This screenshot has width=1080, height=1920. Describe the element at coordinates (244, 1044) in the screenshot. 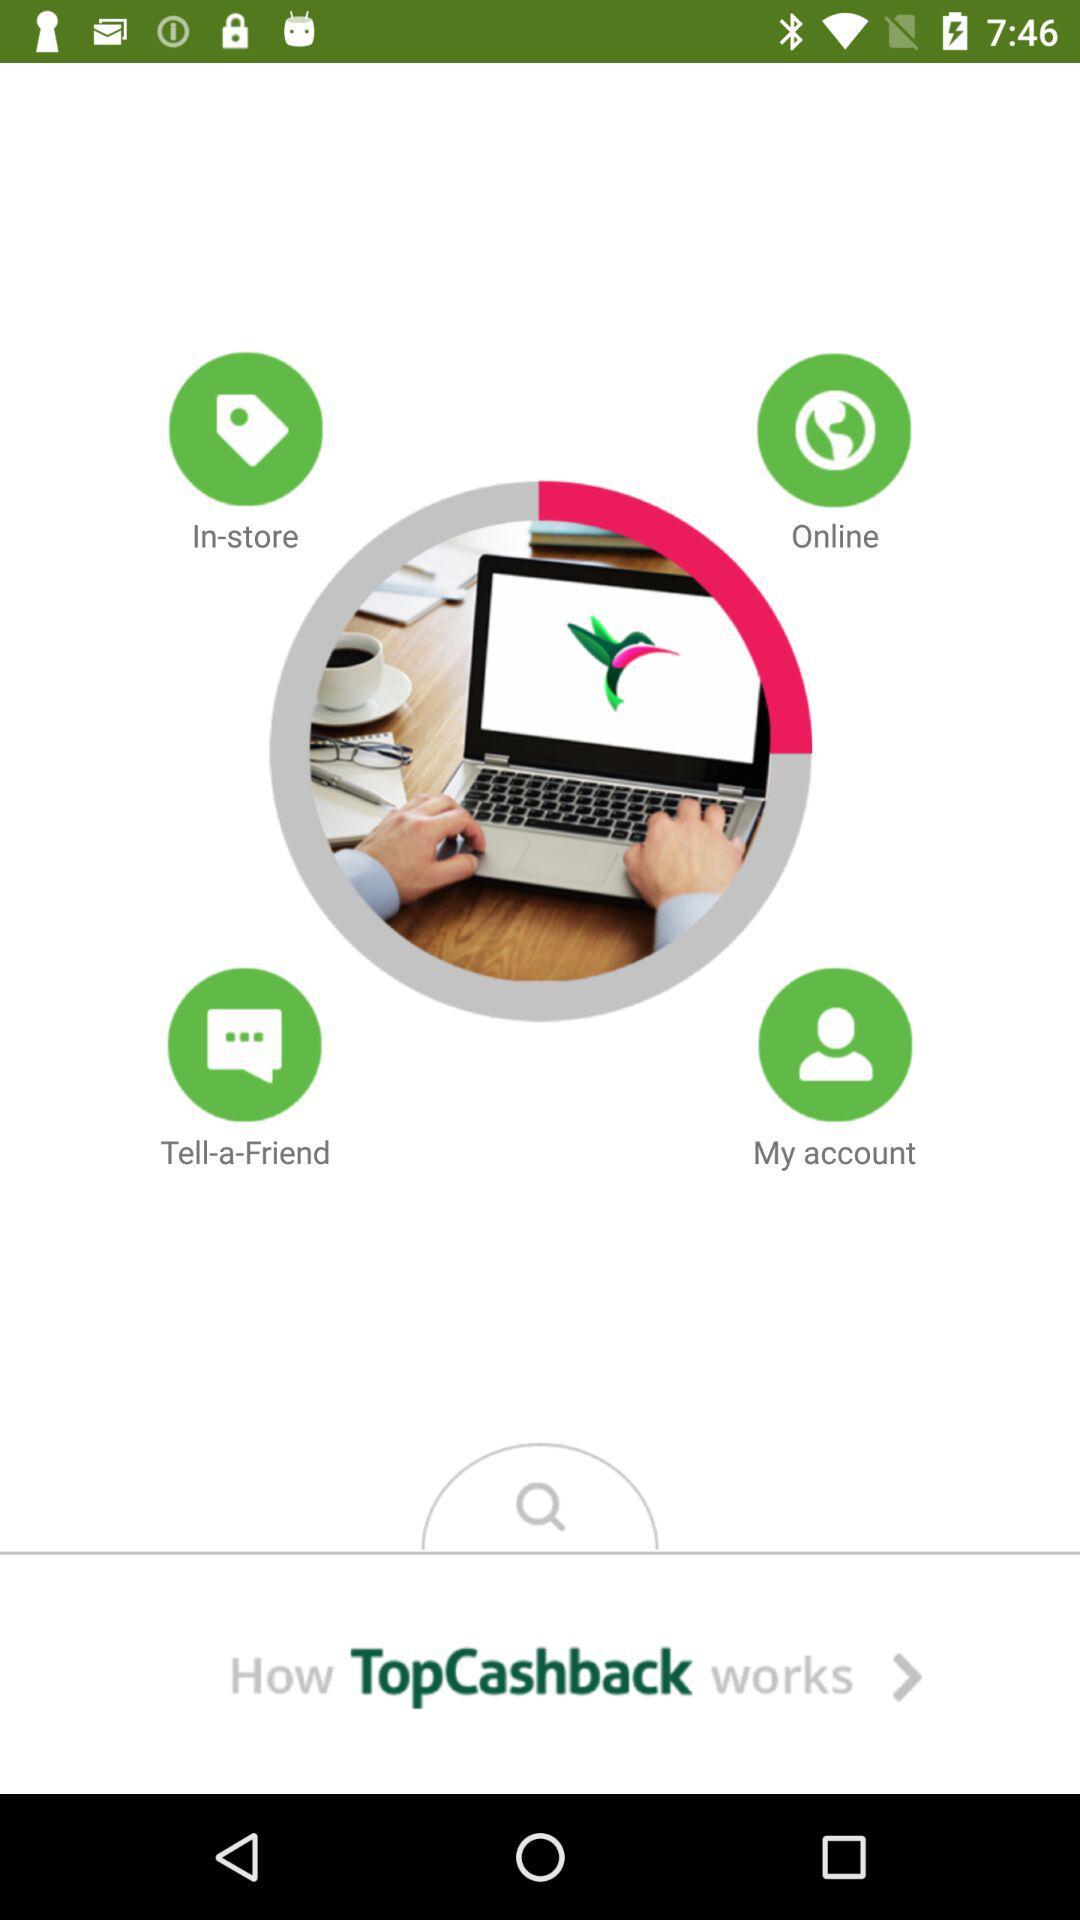

I see `the chat icon` at that location.